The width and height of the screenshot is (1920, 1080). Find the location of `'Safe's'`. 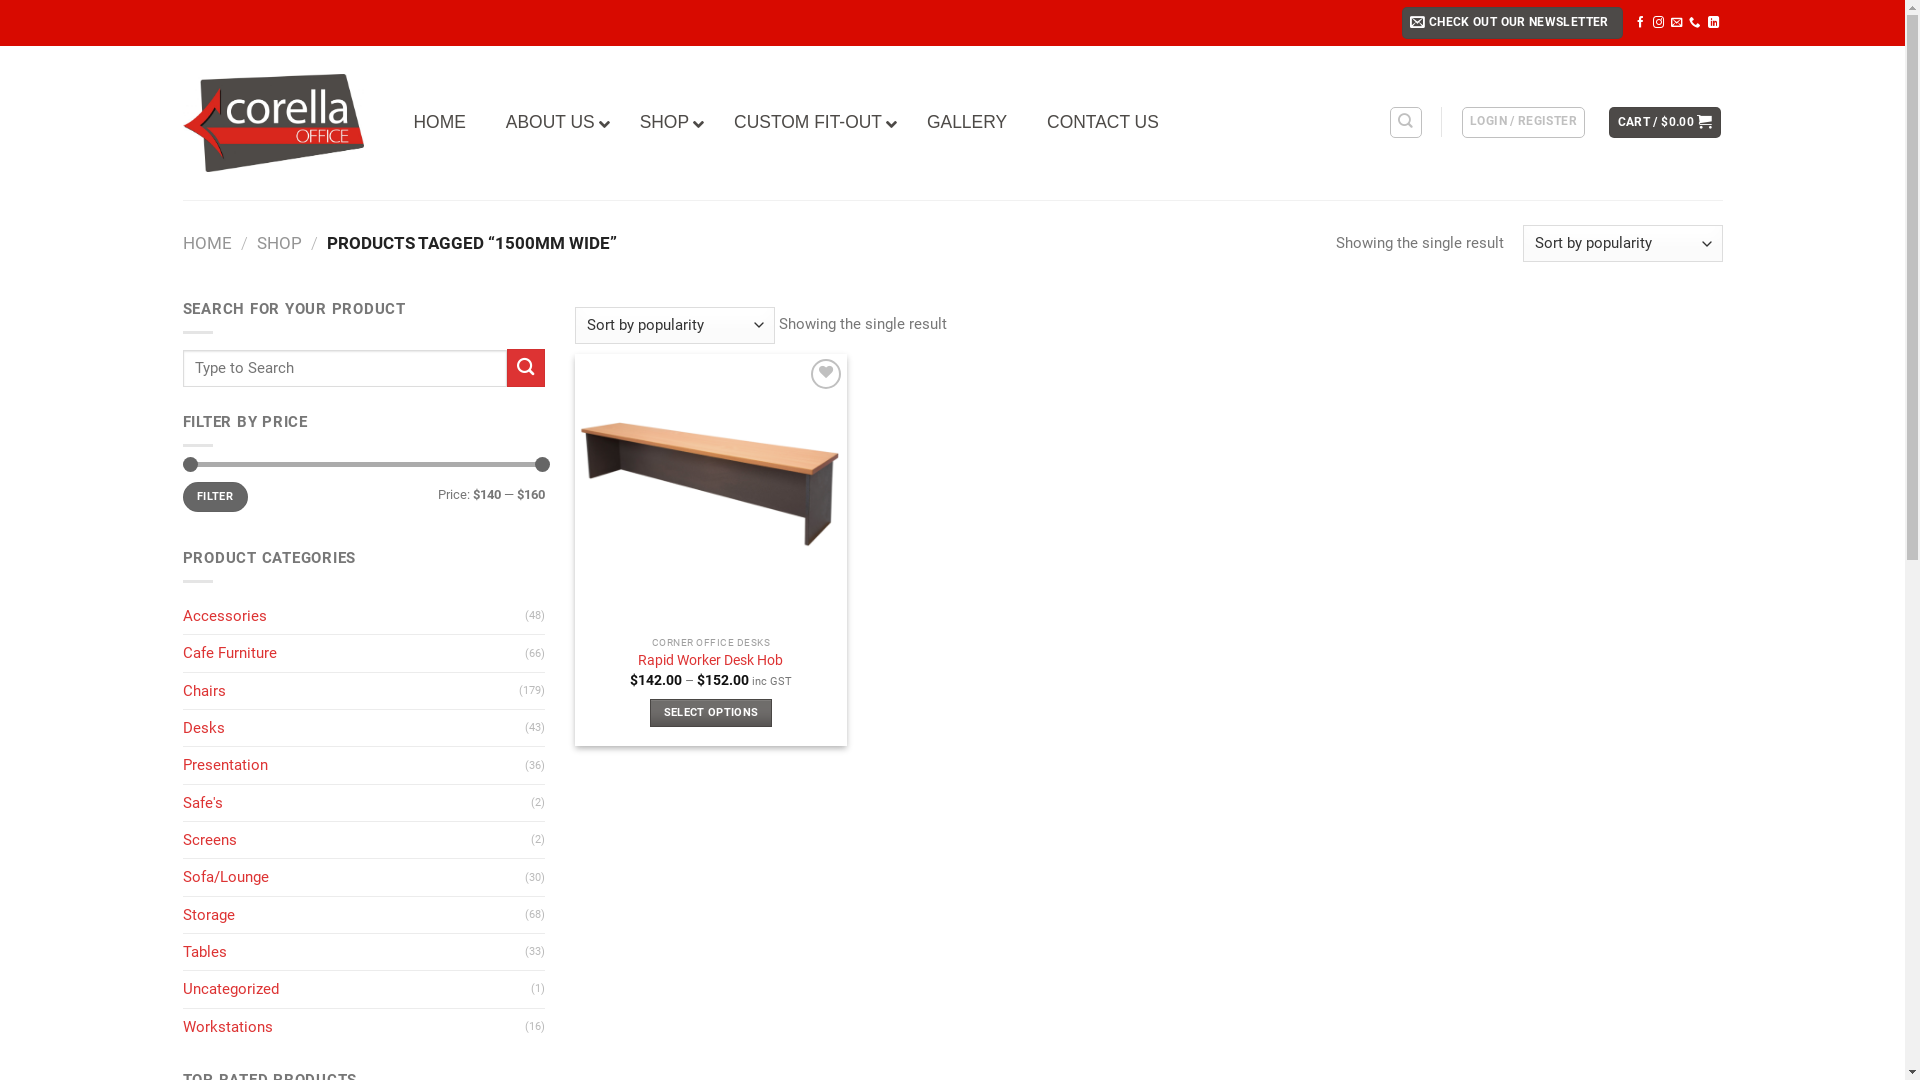

'Safe's' is located at coordinates (356, 801).